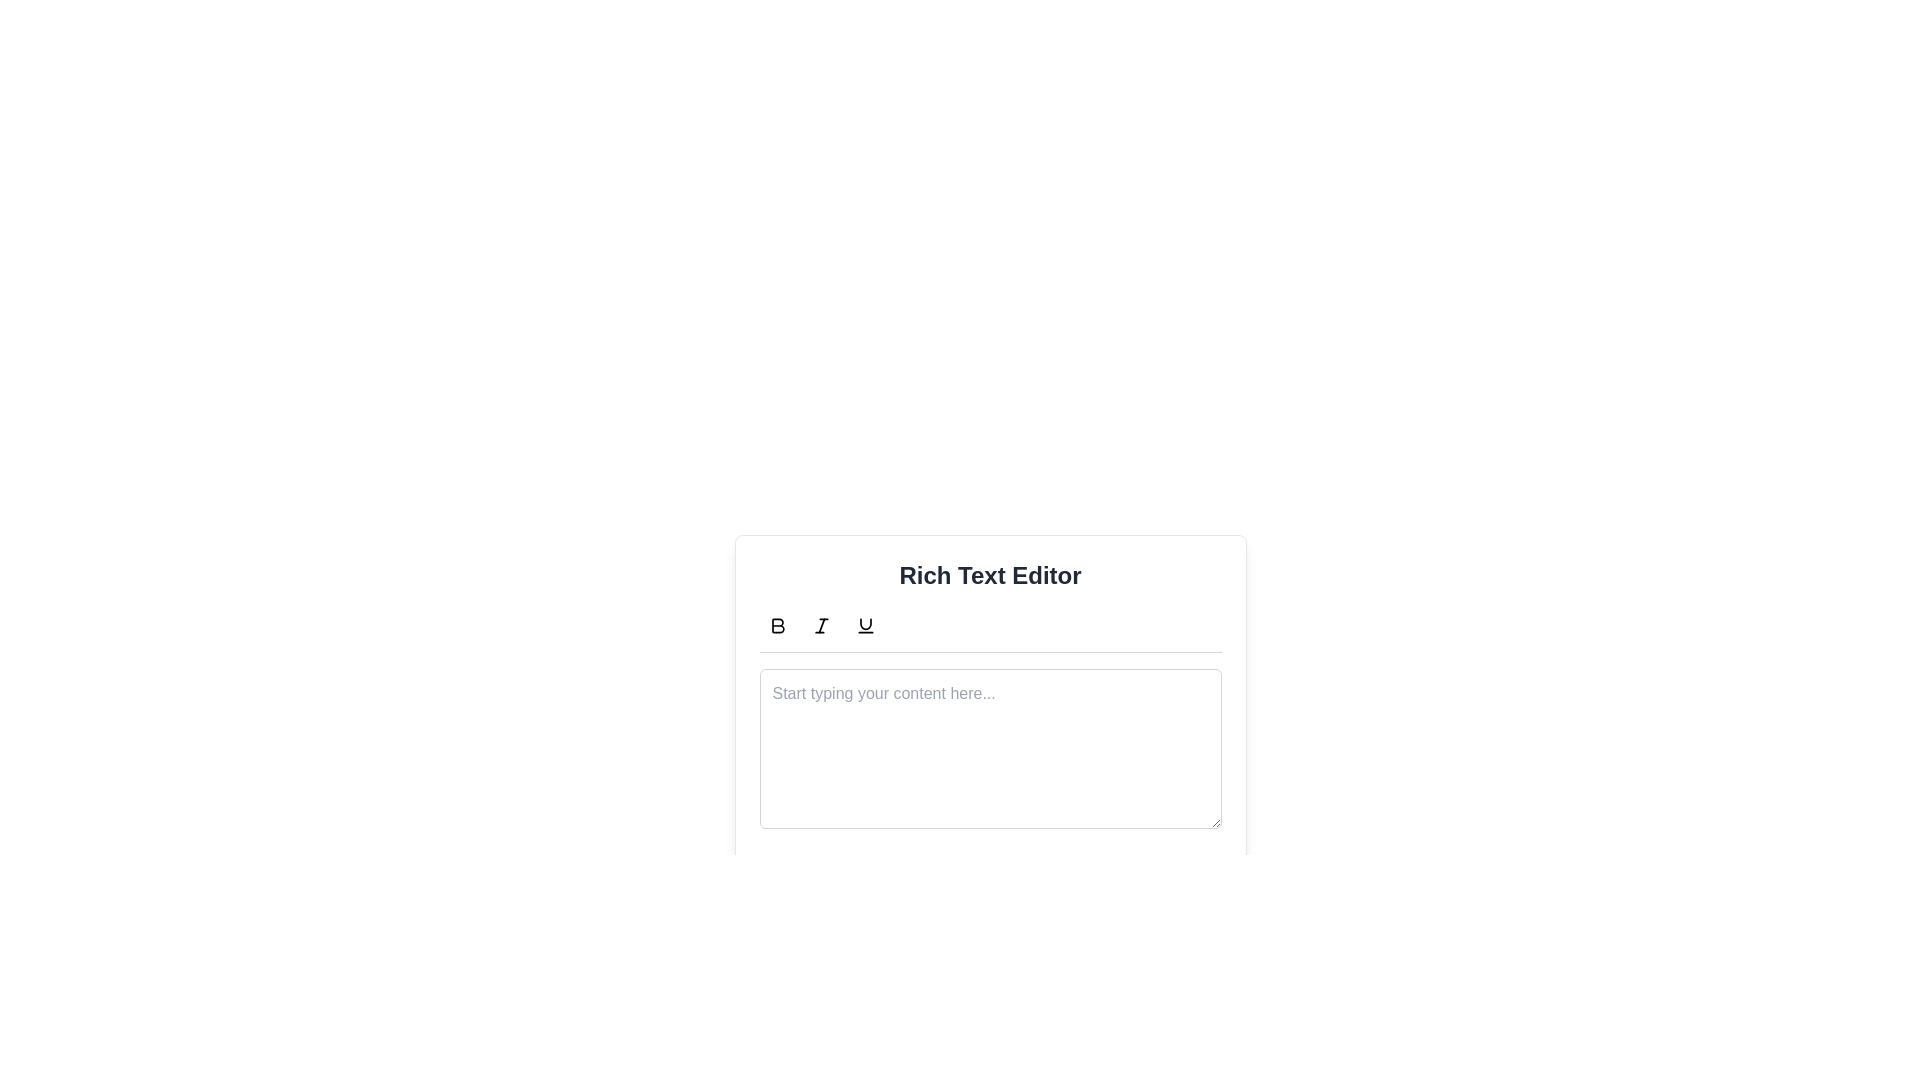 The width and height of the screenshot is (1920, 1080). I want to click on the italic 'I' button styled with a bold outline in the rich text editor toolbar, so click(821, 624).